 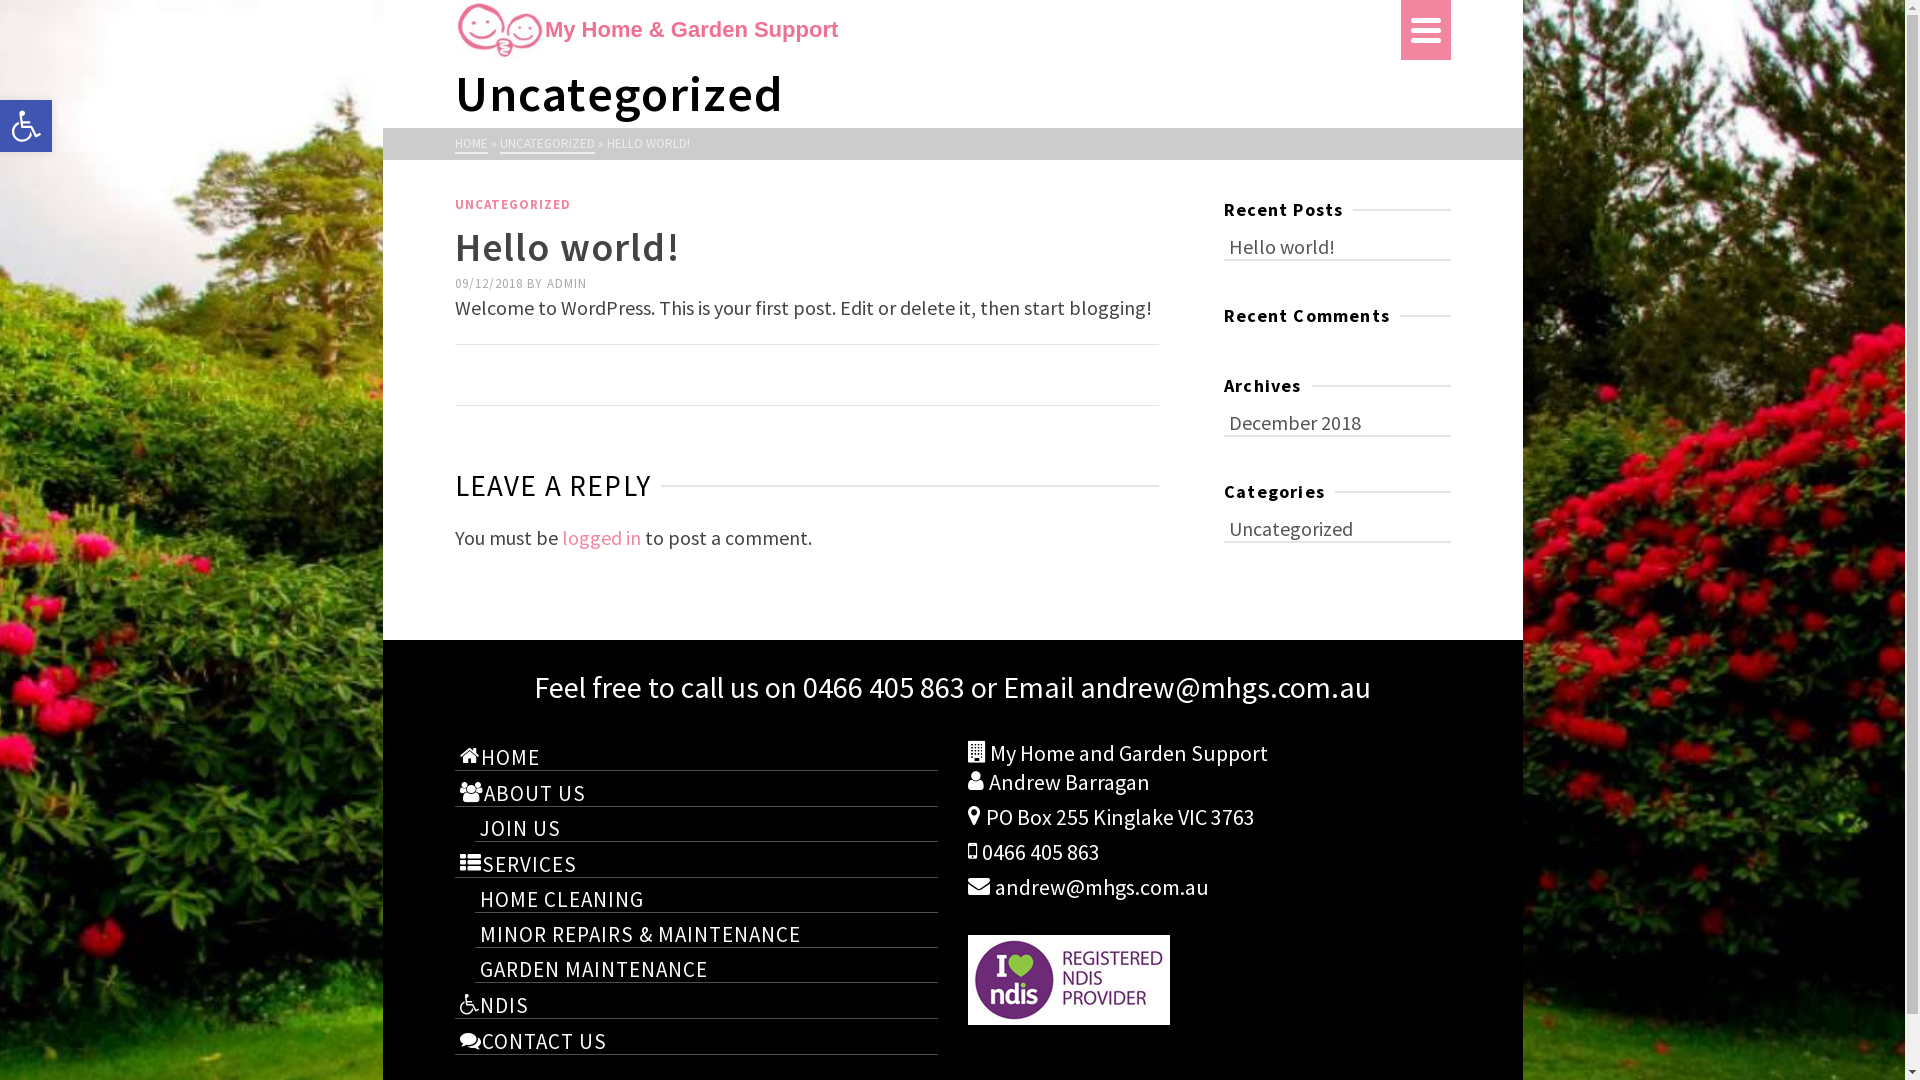 What do you see at coordinates (705, 826) in the screenshot?
I see `'JOIN US'` at bounding box center [705, 826].